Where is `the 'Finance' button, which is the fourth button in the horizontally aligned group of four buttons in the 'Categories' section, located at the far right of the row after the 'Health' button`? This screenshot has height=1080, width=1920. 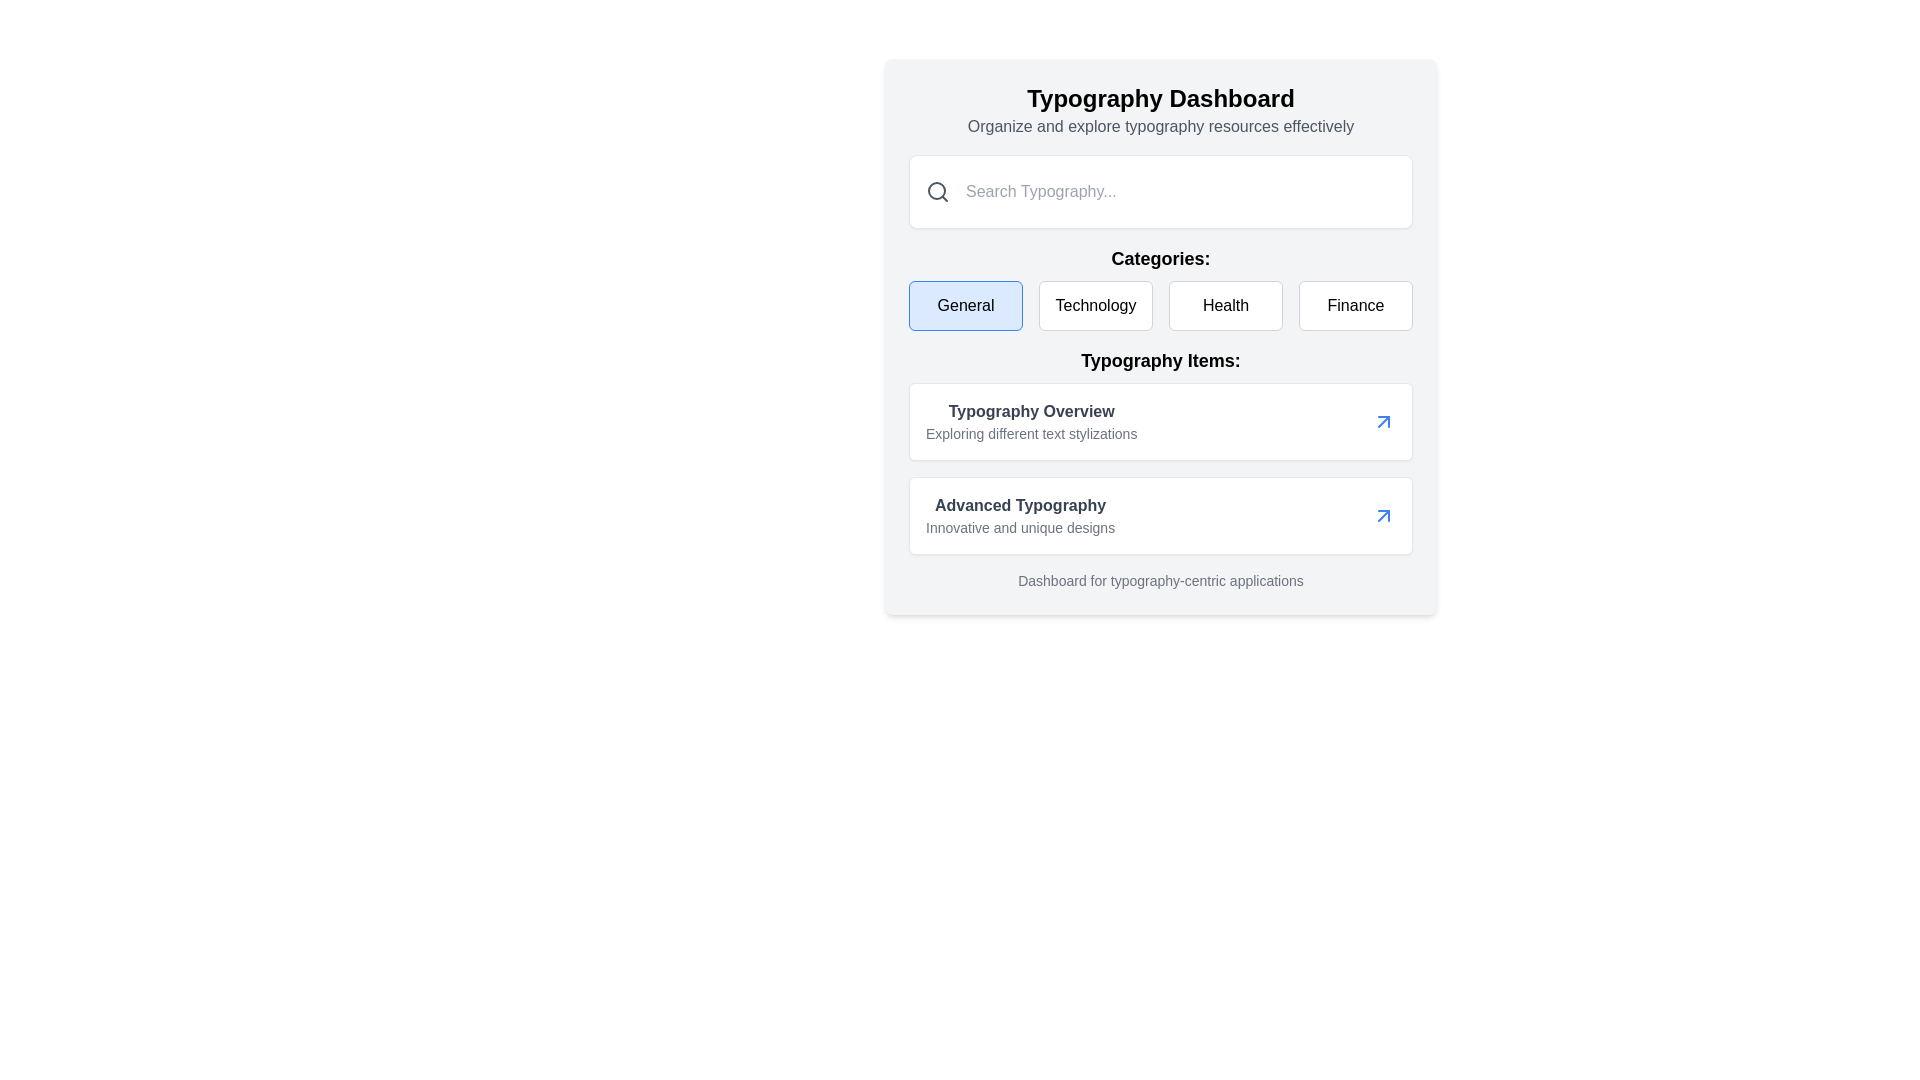
the 'Finance' button, which is the fourth button in the horizontally aligned group of four buttons in the 'Categories' section, located at the far right of the row after the 'Health' button is located at coordinates (1356, 305).